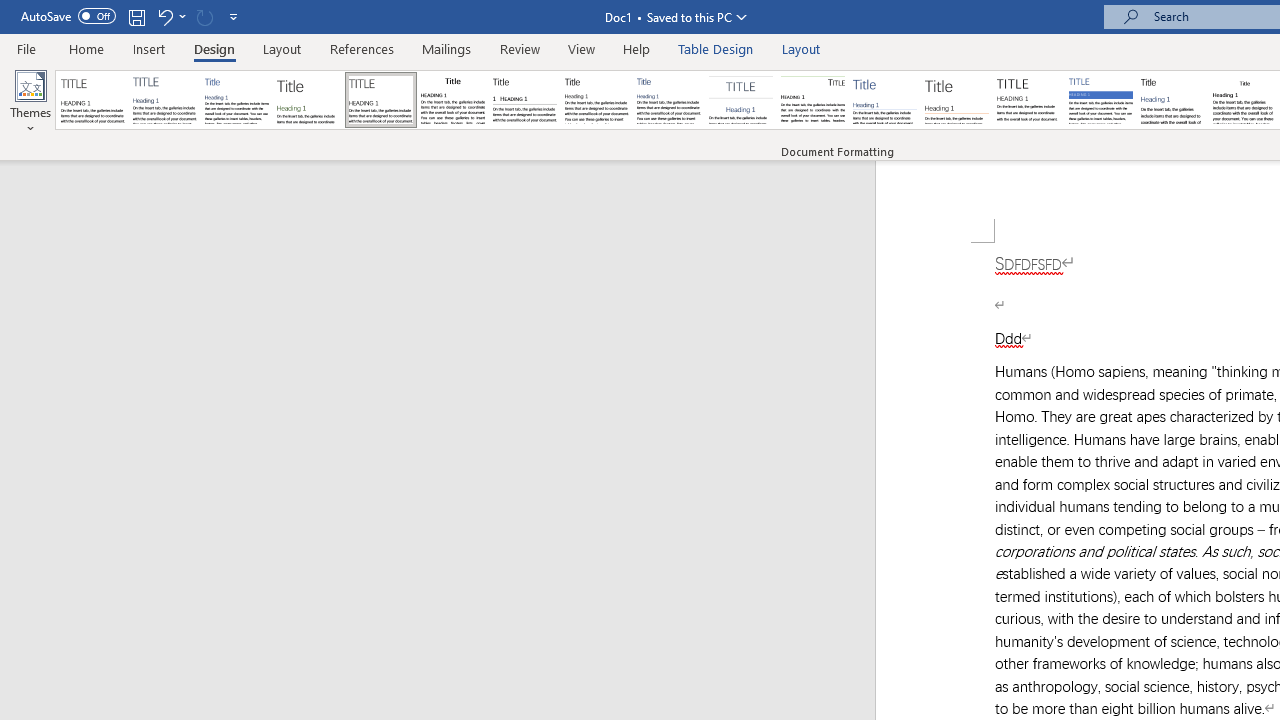 The width and height of the screenshot is (1280, 720). Describe the element at coordinates (1173, 100) in the screenshot. I see `'Word'` at that location.